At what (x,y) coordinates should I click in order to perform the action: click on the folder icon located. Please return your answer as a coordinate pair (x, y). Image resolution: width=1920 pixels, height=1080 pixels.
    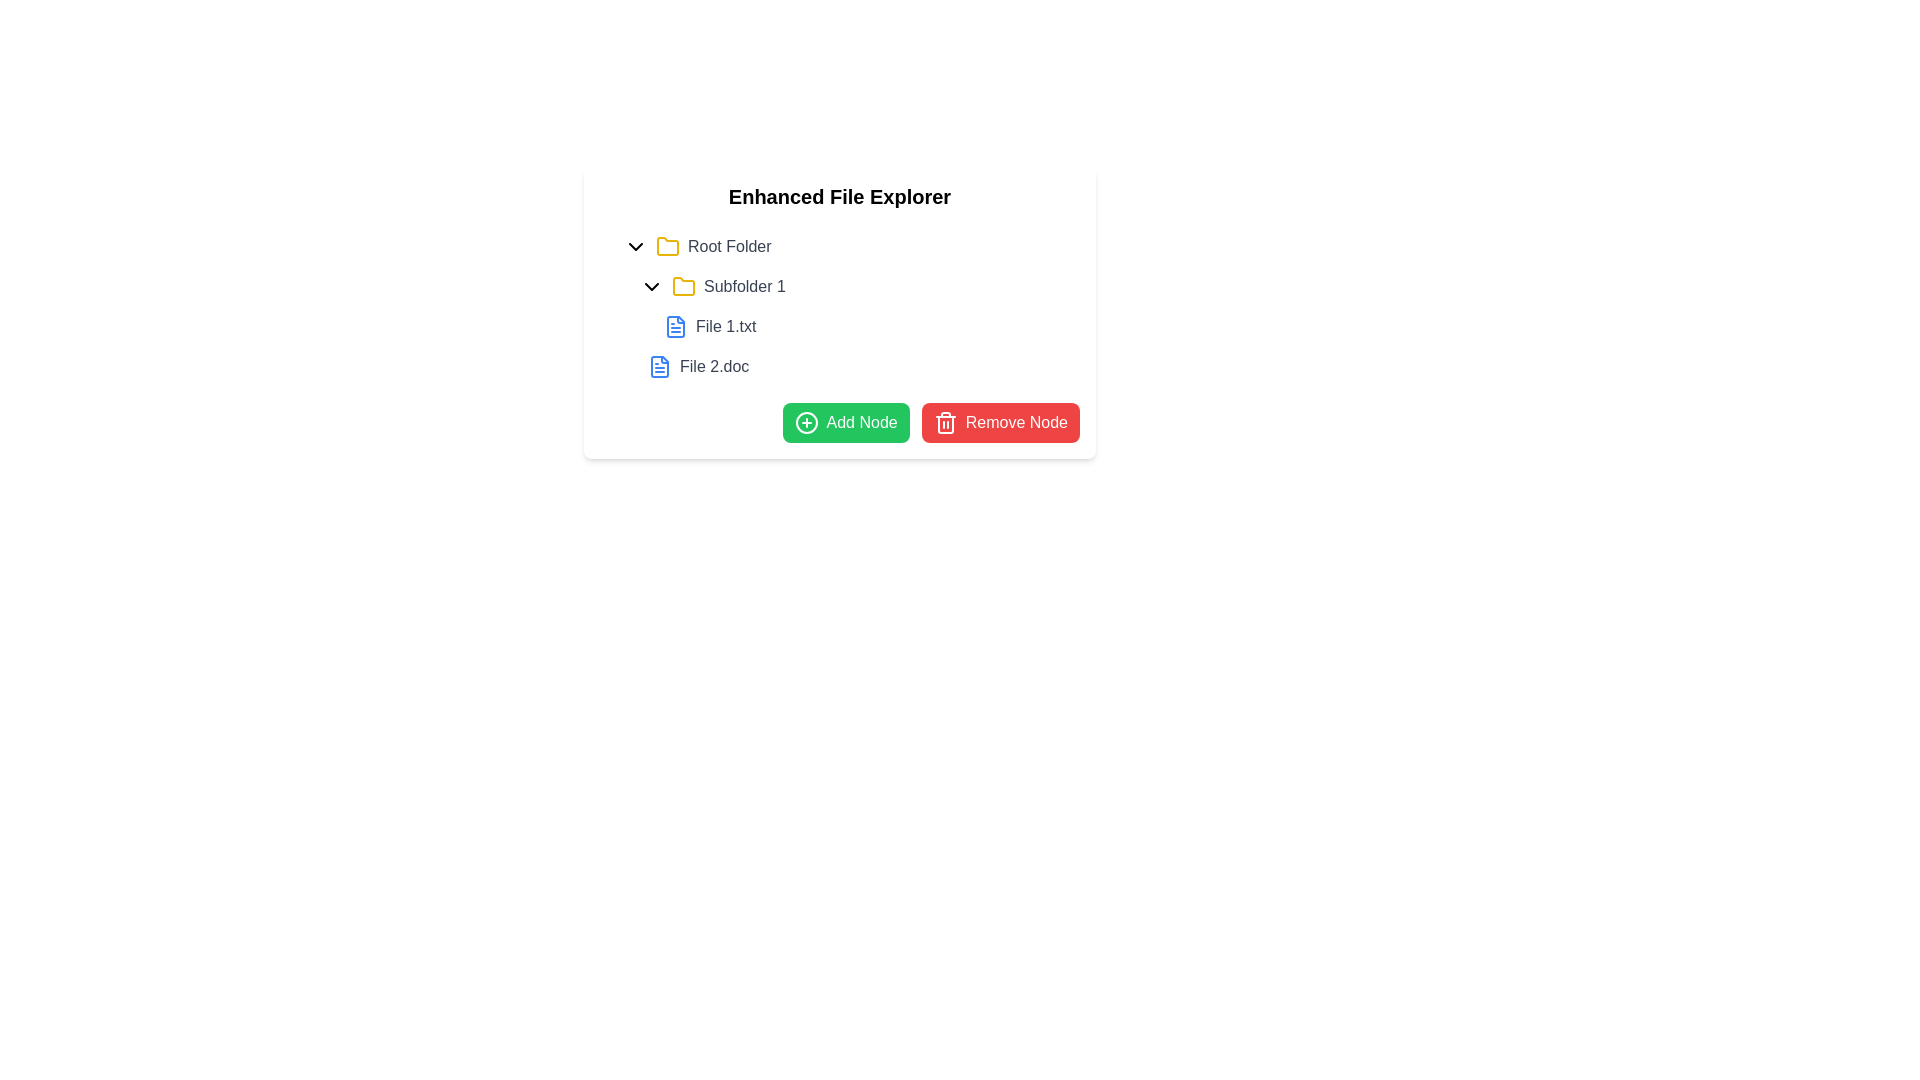
    Looking at the image, I should click on (684, 286).